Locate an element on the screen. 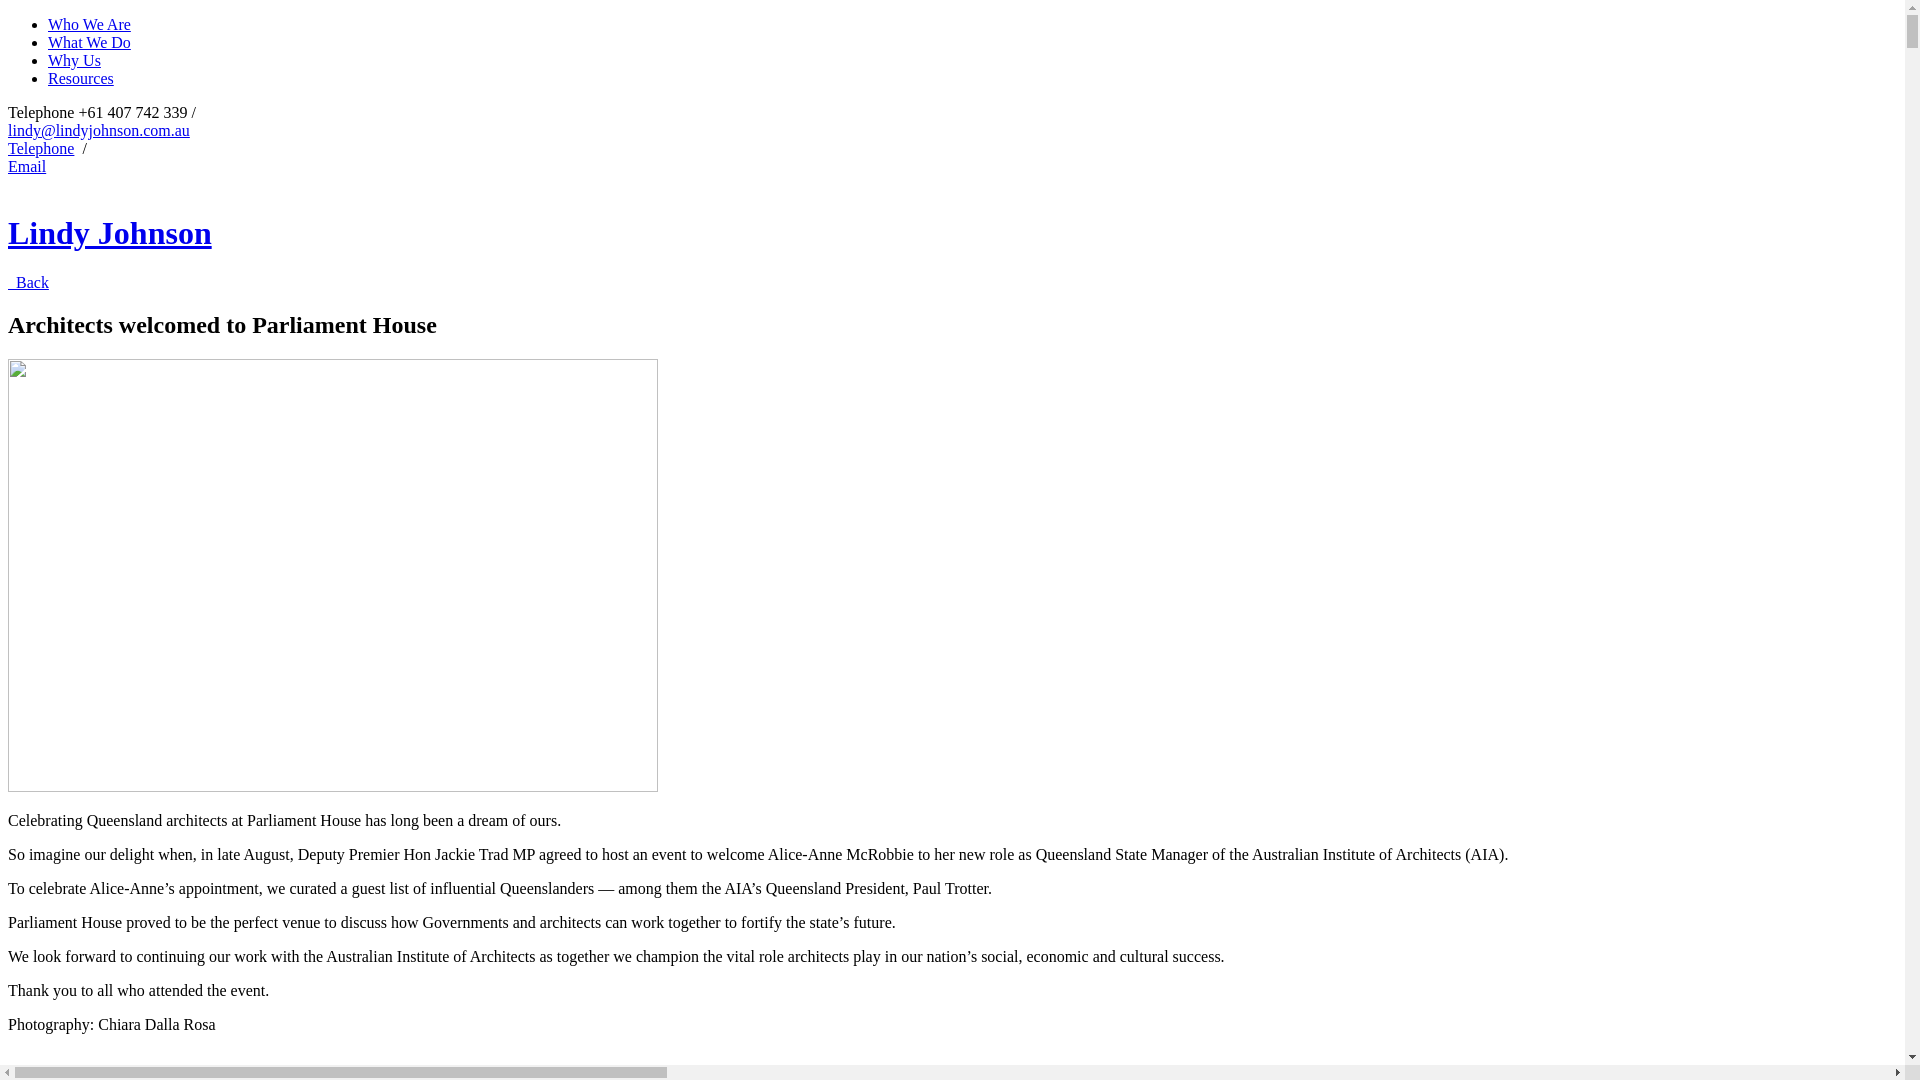 This screenshot has height=1080, width=1920. 'Lindy Johnson' is located at coordinates (109, 231).